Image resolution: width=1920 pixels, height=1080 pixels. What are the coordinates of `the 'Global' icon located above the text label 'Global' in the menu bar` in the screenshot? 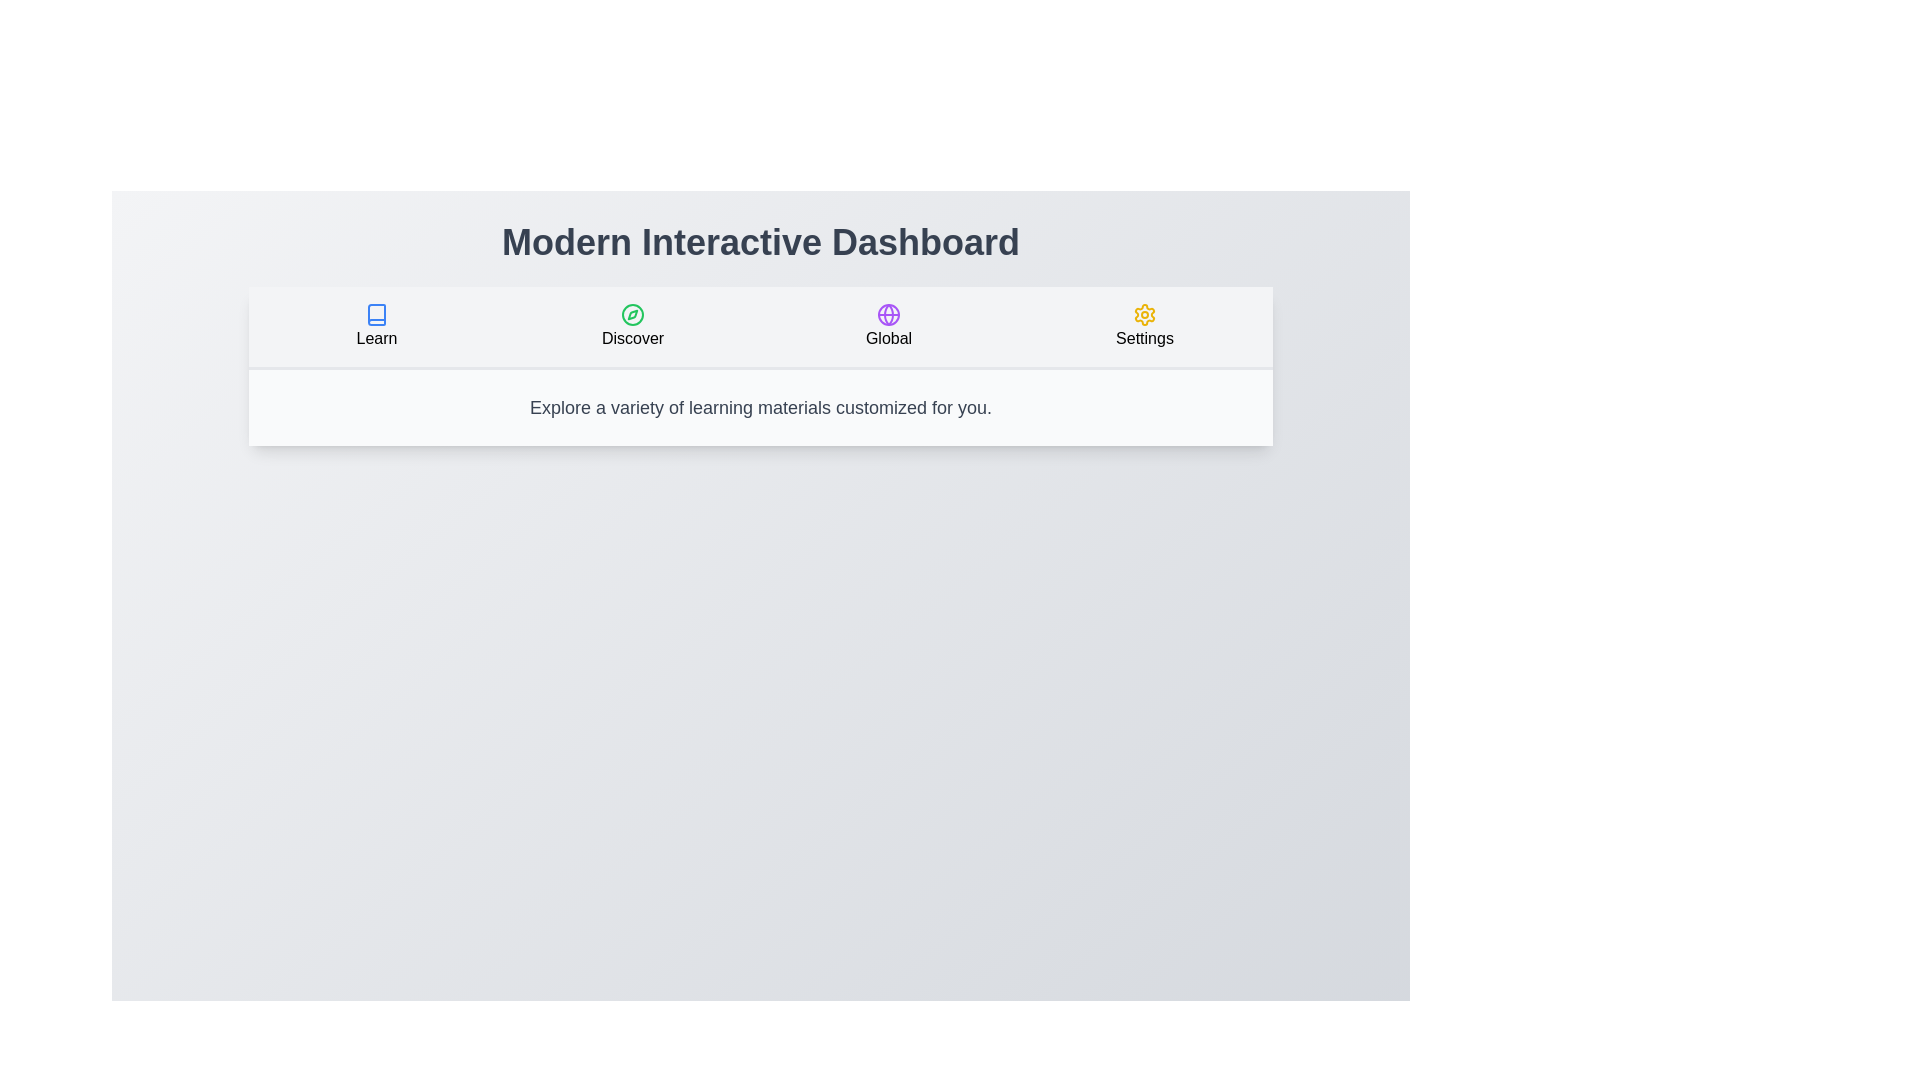 It's located at (887, 315).